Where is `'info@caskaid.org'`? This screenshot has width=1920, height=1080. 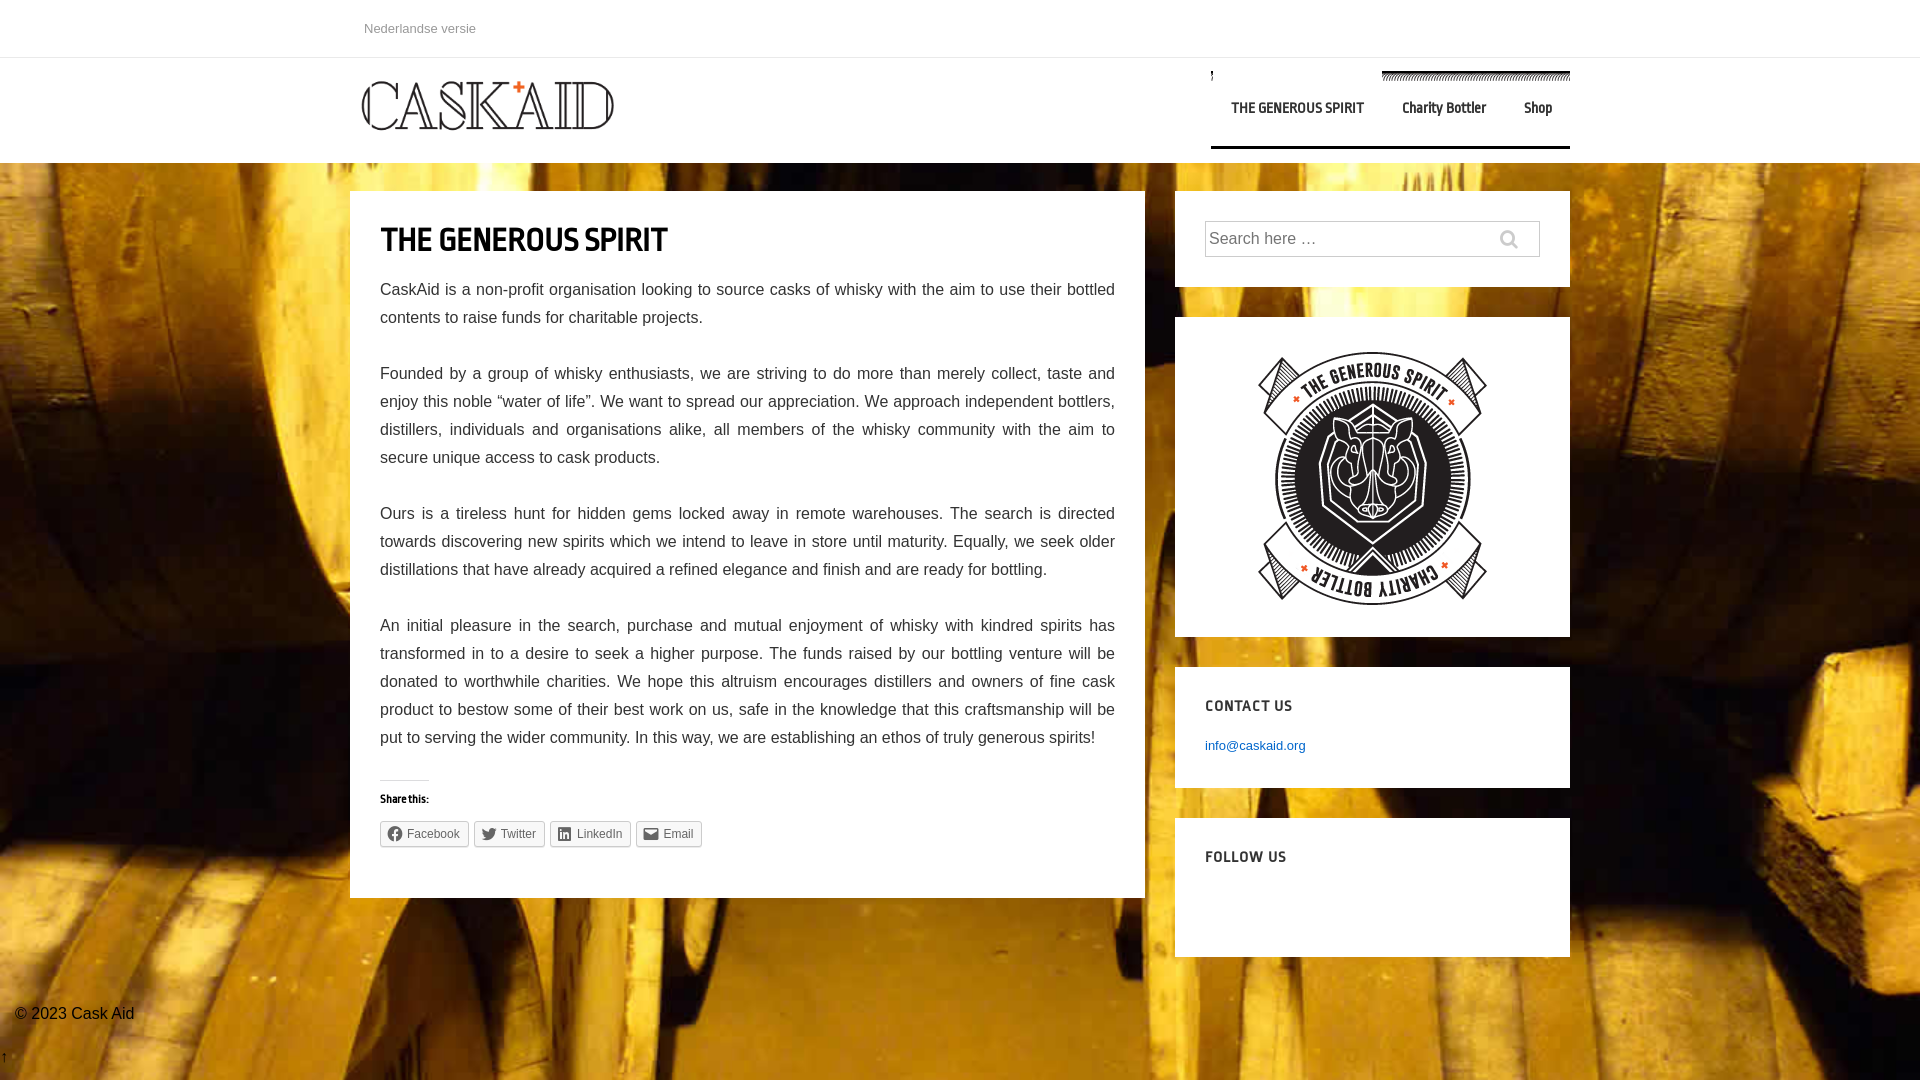 'info@caskaid.org' is located at coordinates (1203, 745).